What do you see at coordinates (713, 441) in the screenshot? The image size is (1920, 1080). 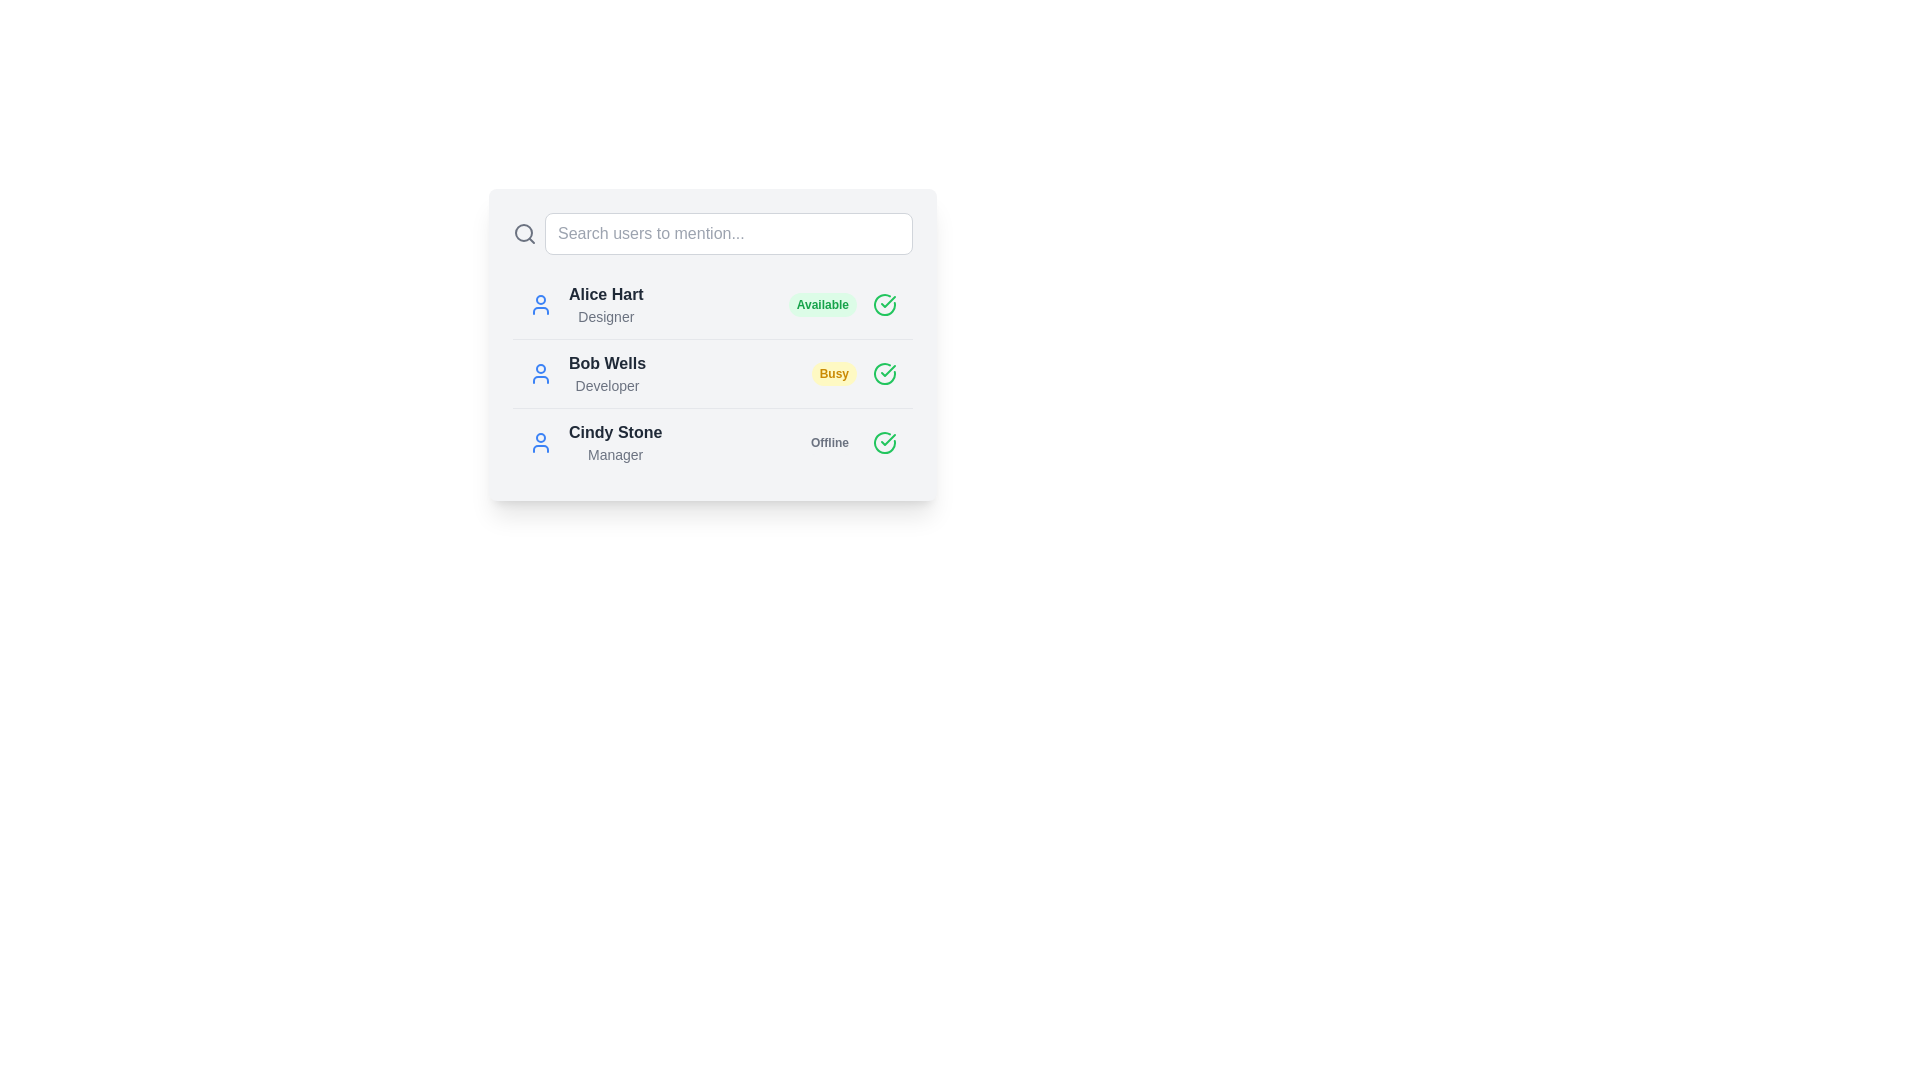 I see `the list item displaying 'Cindy Stone' in bold, which is the third item in the list and shows 'Manager' and 'Offline' on the right side` at bounding box center [713, 441].